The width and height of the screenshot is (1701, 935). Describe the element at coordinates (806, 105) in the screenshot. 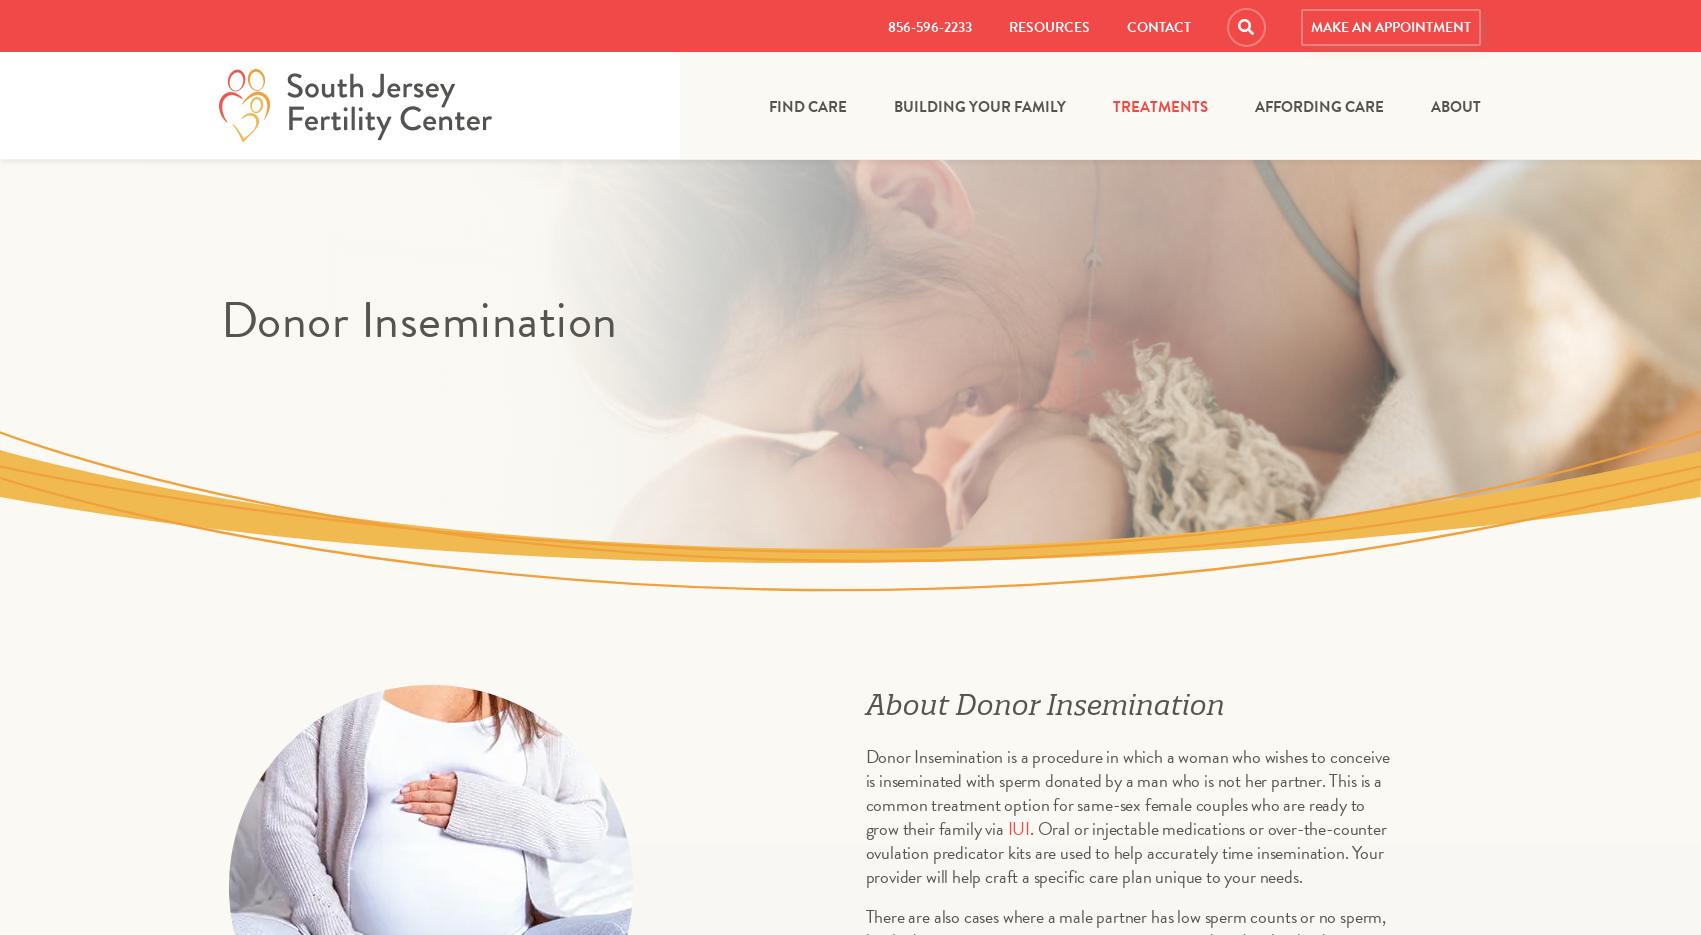

I see `'Find Care'` at that location.